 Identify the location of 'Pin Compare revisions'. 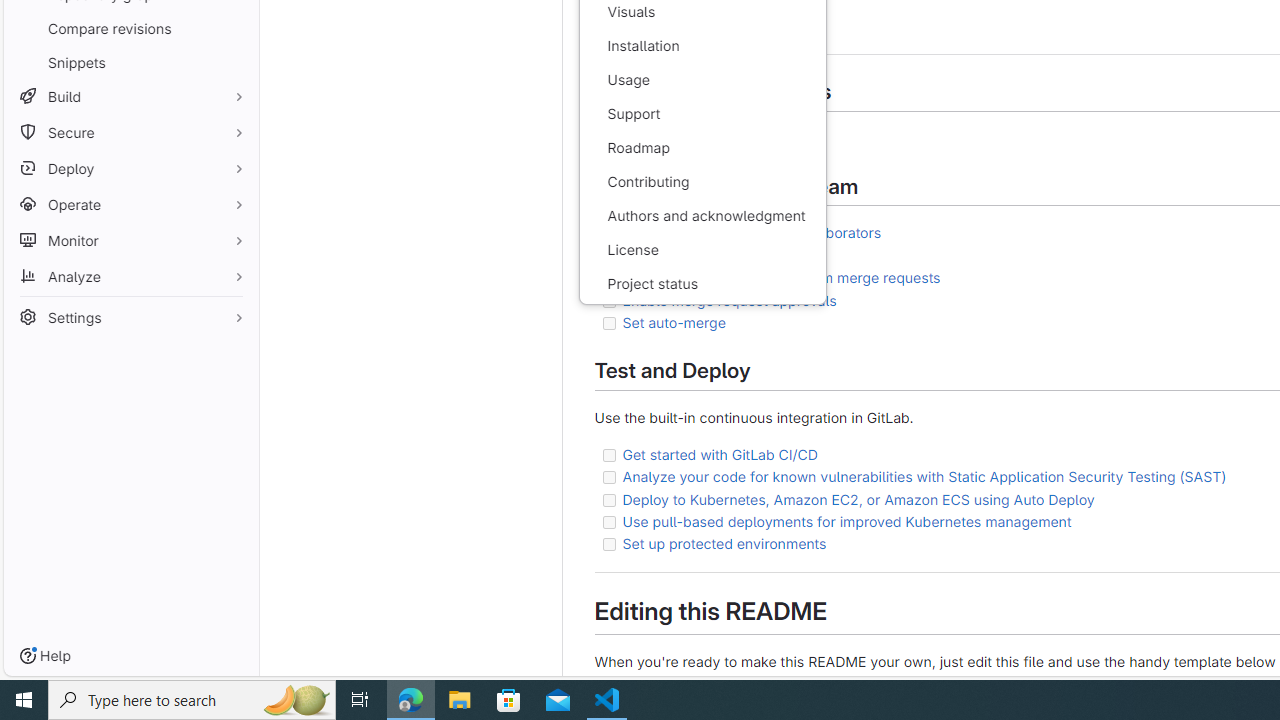
(234, 28).